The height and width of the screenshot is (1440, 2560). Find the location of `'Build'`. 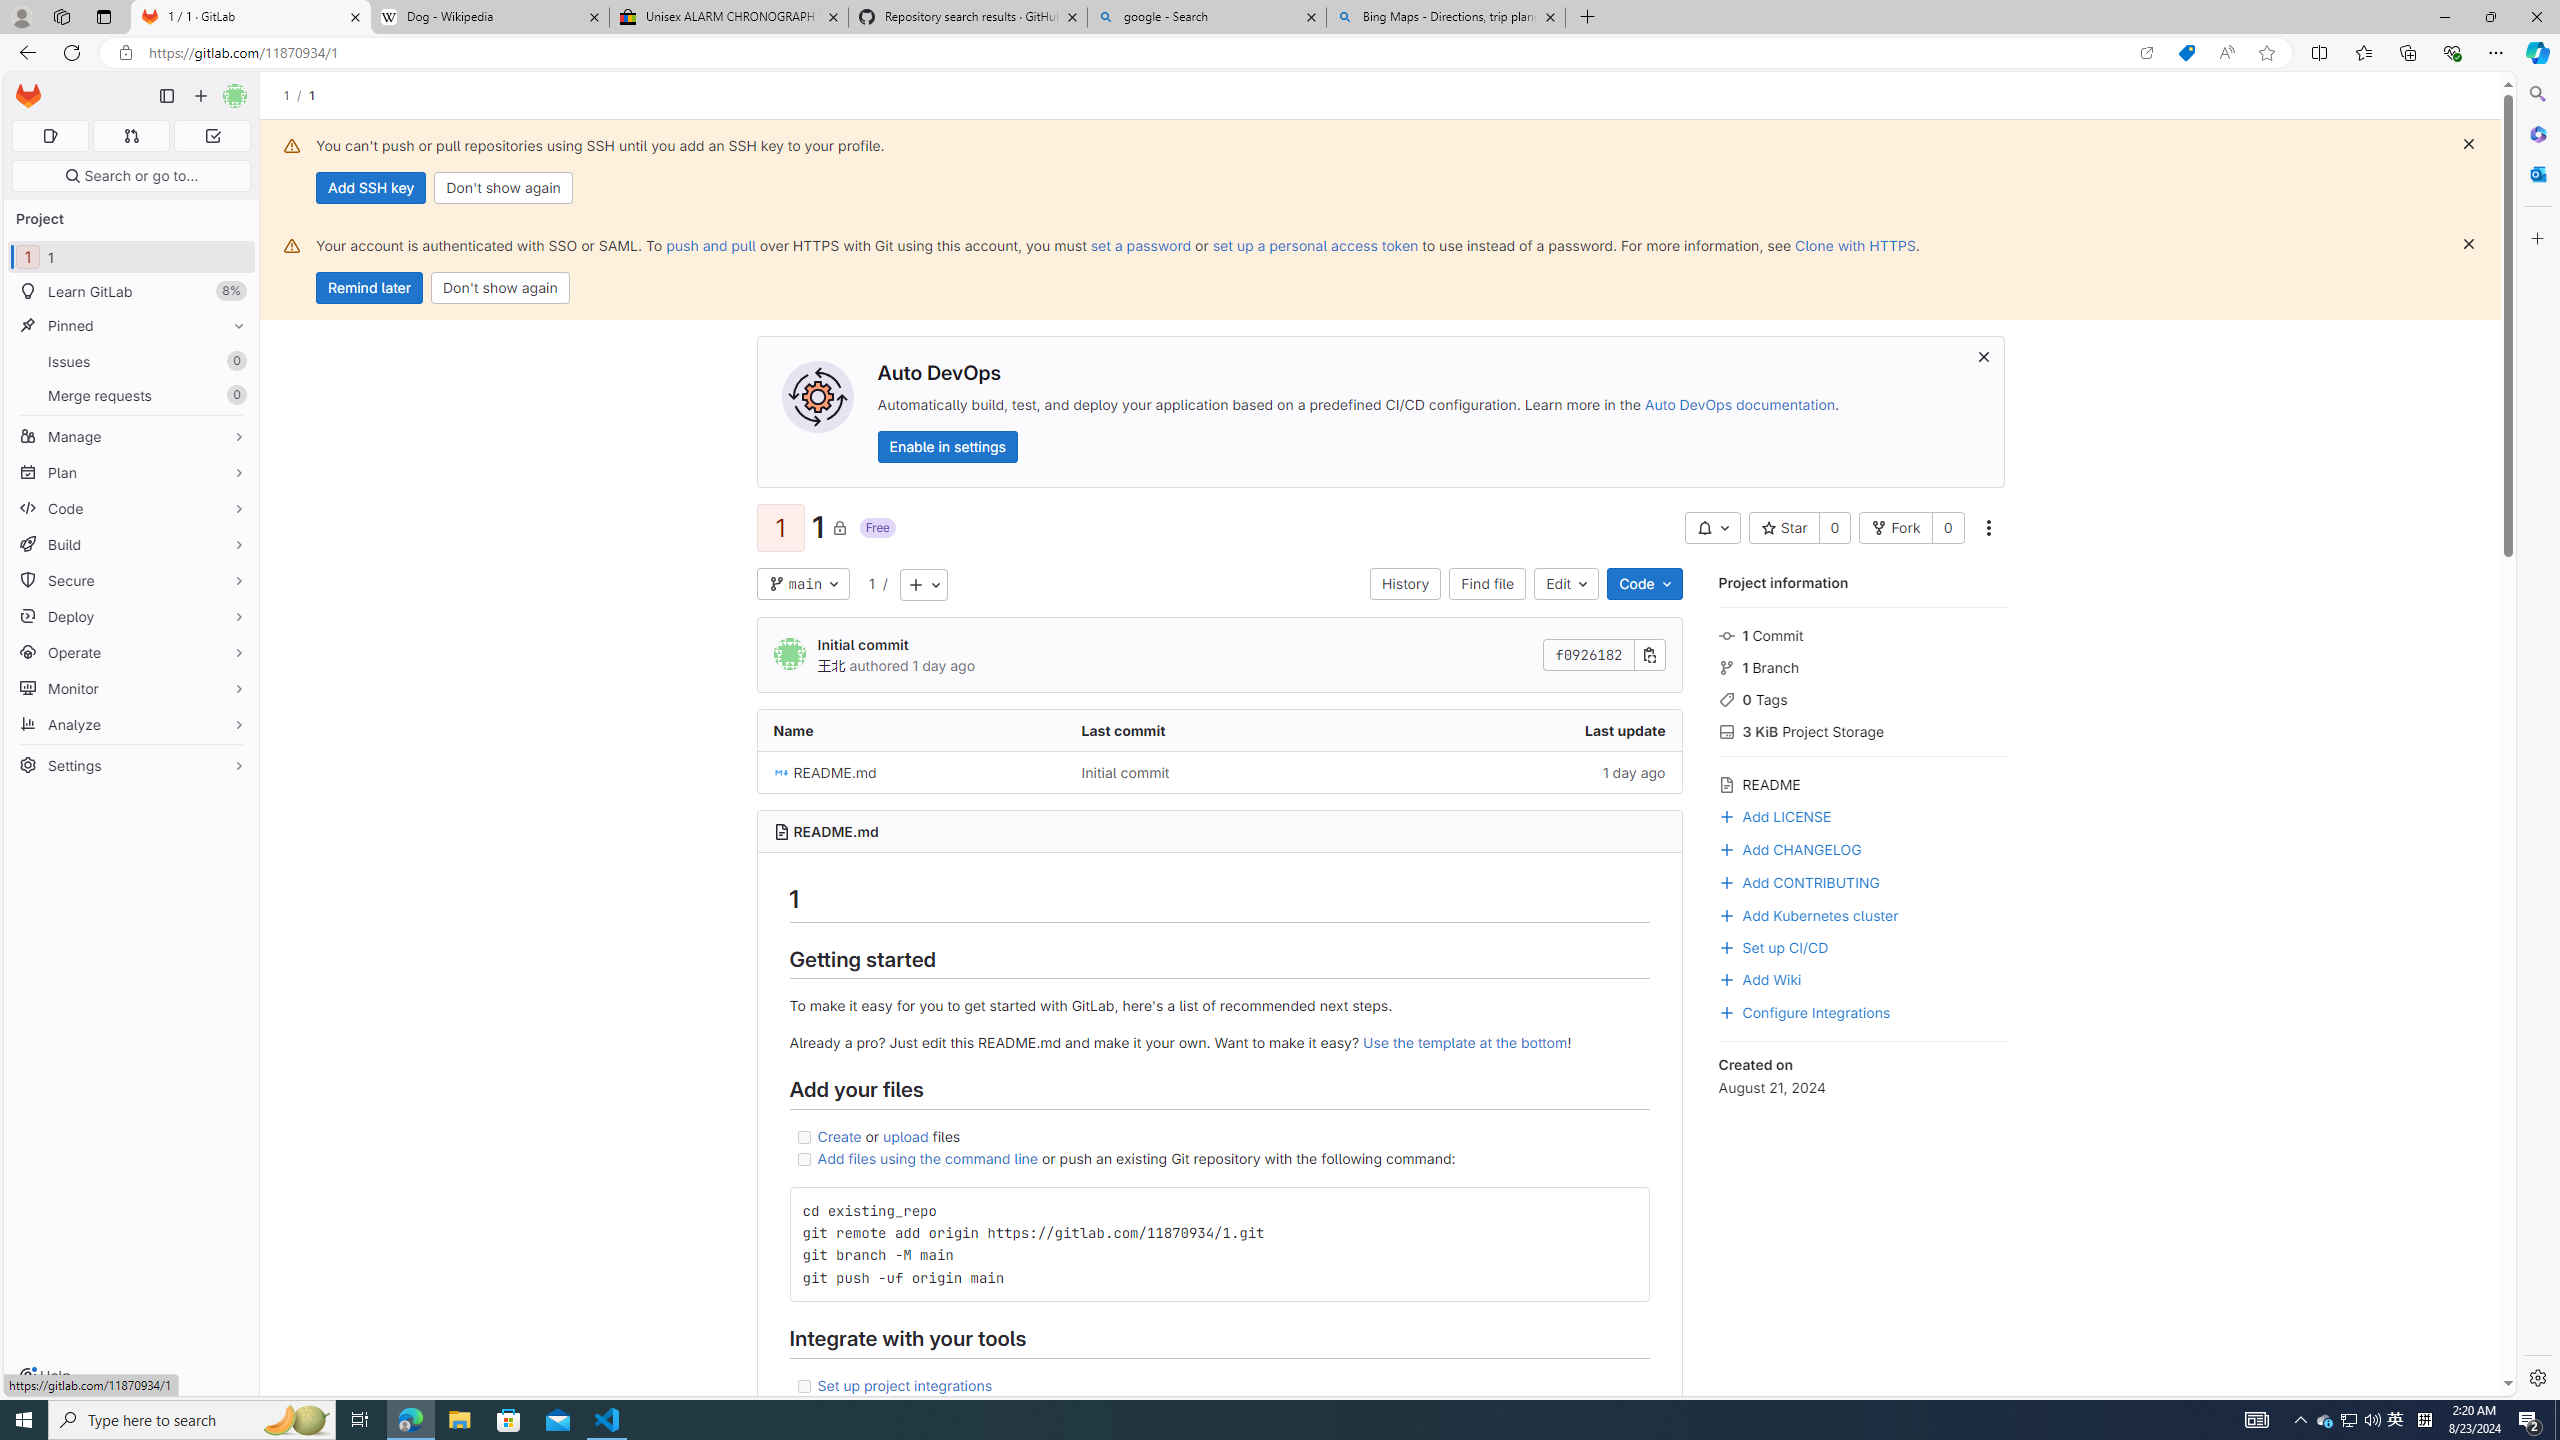

'Build' is located at coordinates (130, 544).